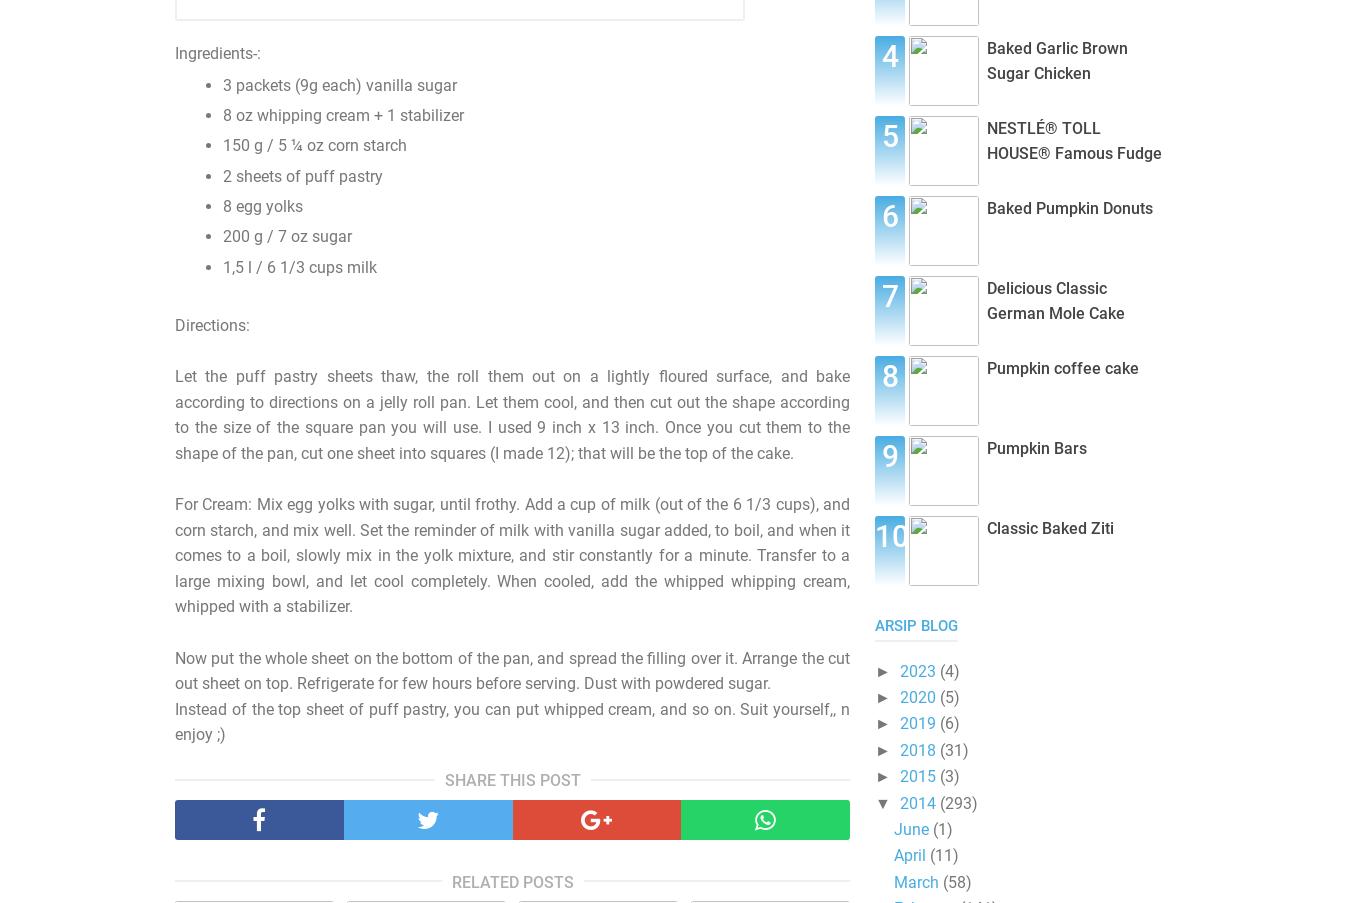 The width and height of the screenshot is (1350, 903). Describe the element at coordinates (511, 669) in the screenshot. I see `'Now put the whole sheet on the bottom of the pan, and spread the filling over it. Arrange the cut out sheet on top. Refrigerate for few hours before serving. Dust with powdered sugar.'` at that location.